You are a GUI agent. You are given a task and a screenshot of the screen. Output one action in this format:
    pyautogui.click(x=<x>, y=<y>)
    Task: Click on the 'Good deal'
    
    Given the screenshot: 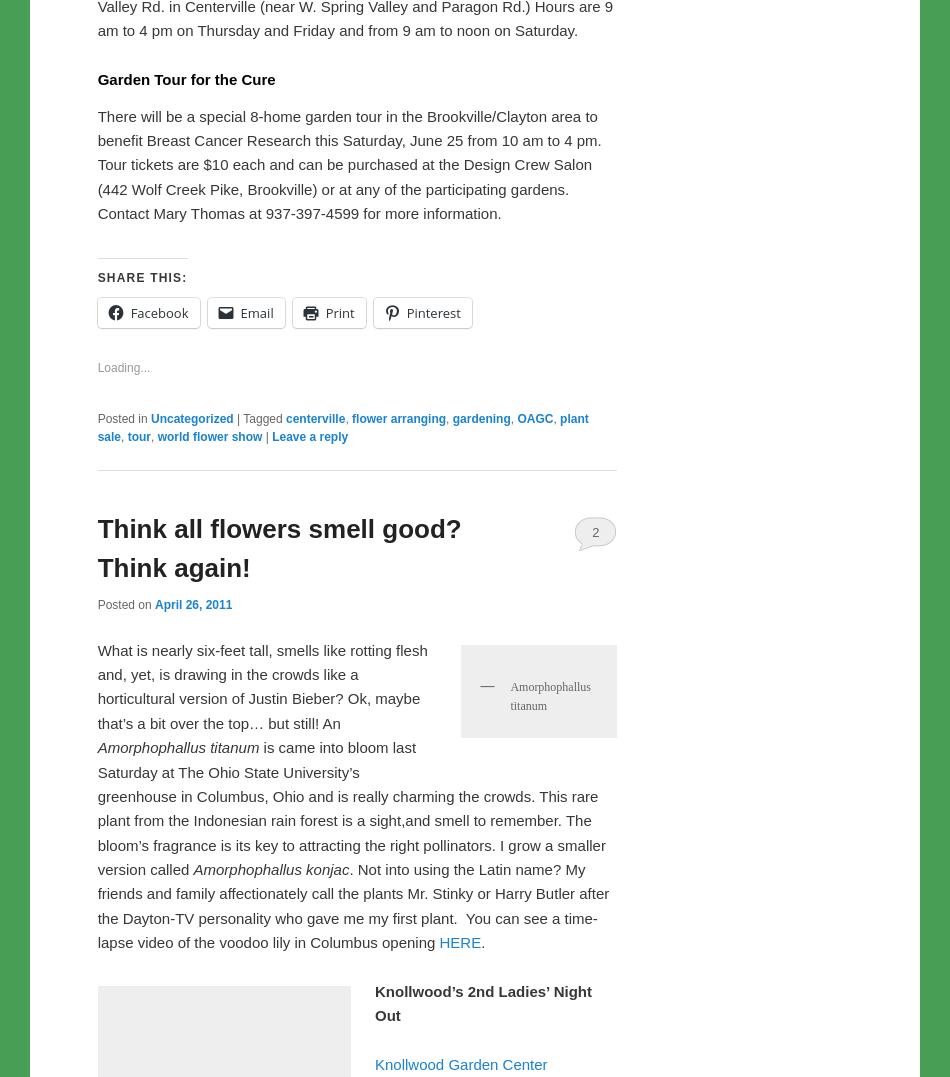 What is the action you would take?
    pyautogui.click(x=133, y=289)
    